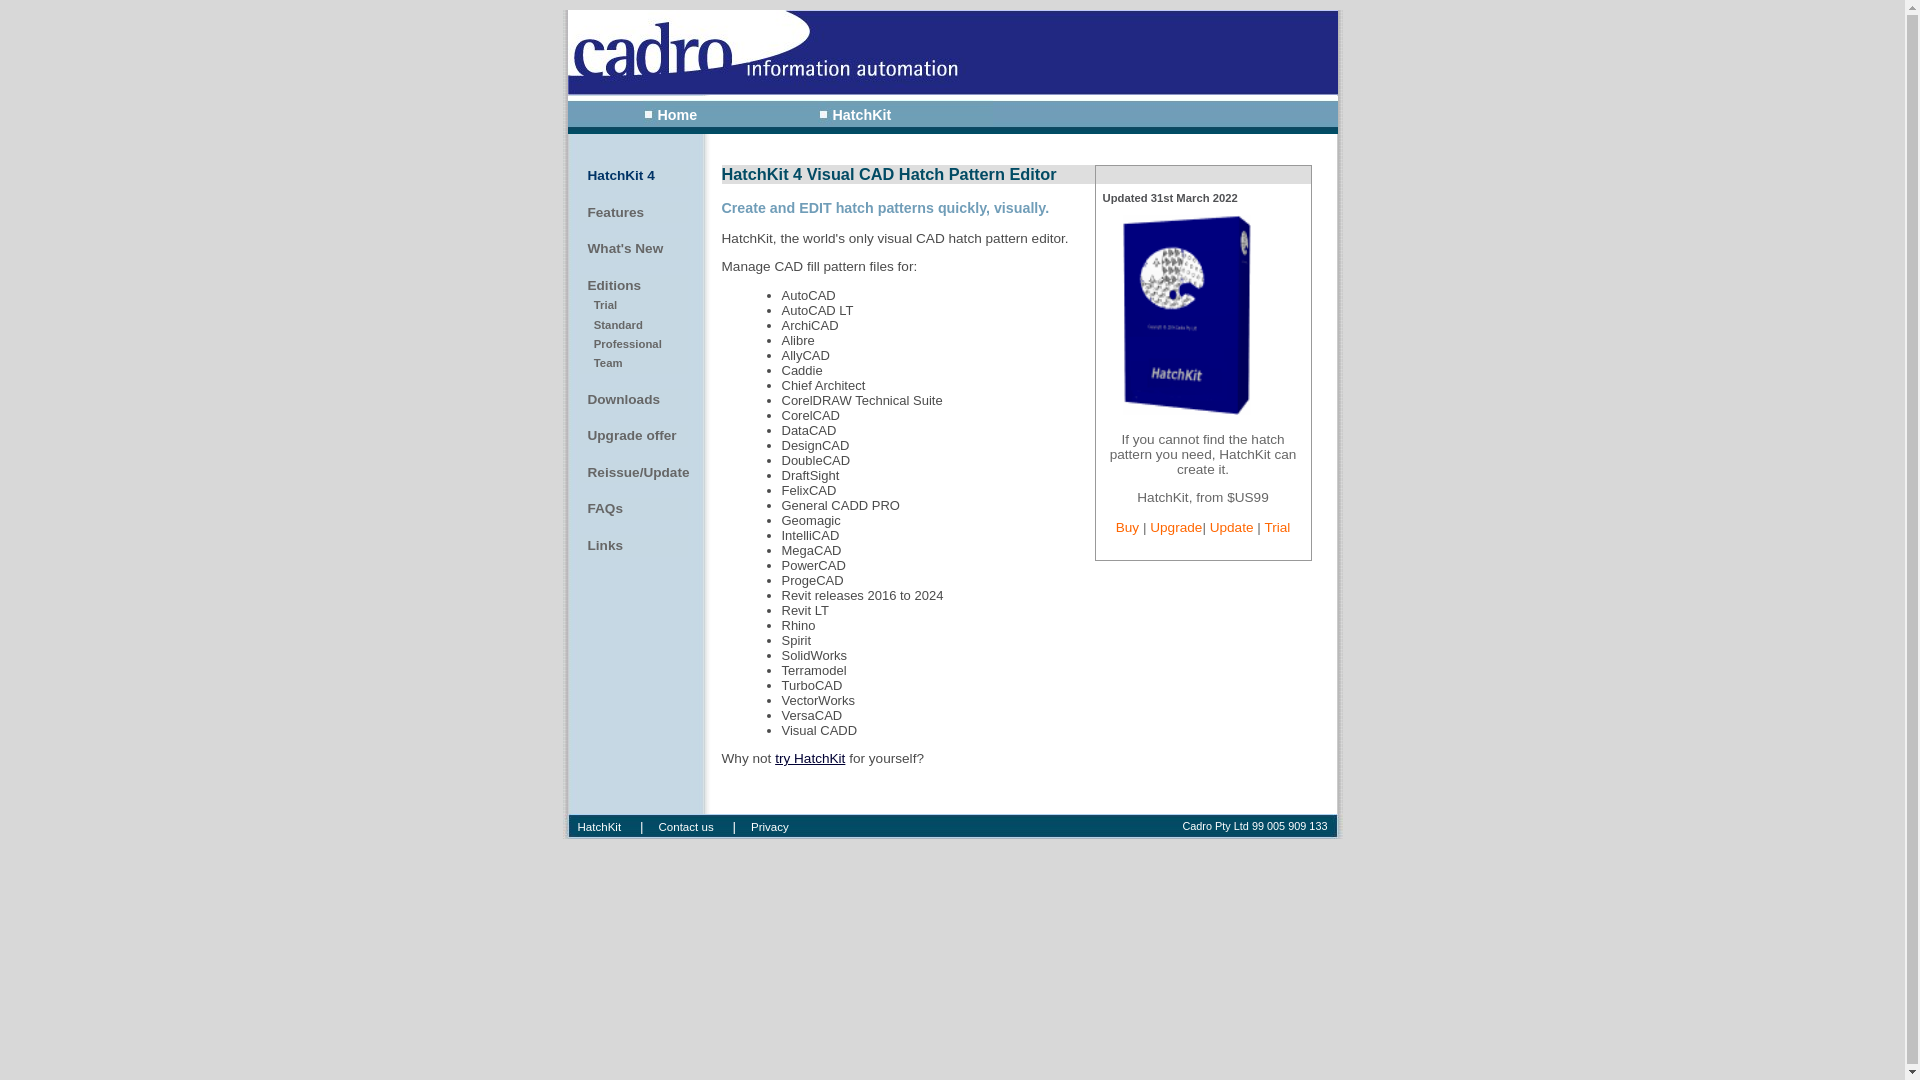 The width and height of the screenshot is (1920, 1080). What do you see at coordinates (598, 826) in the screenshot?
I see `'HatchKit'` at bounding box center [598, 826].